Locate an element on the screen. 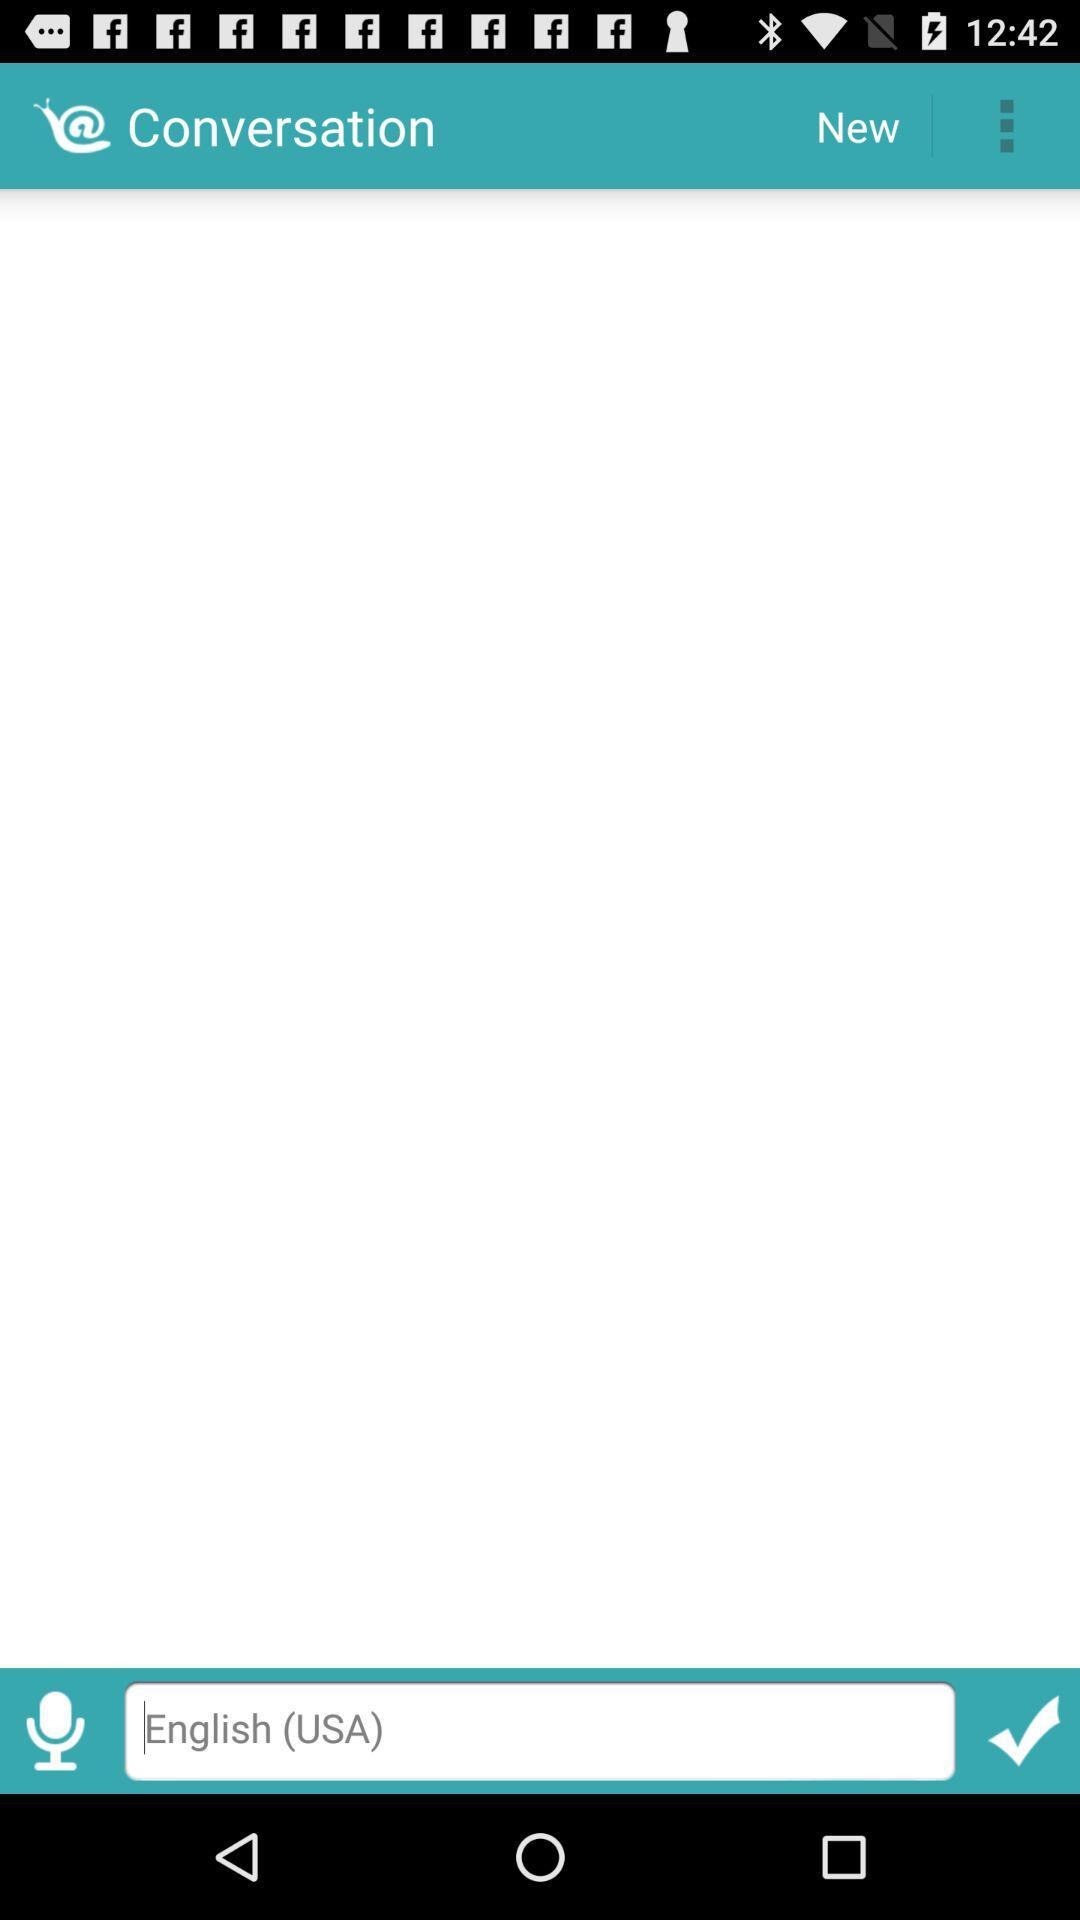 Image resolution: width=1080 pixels, height=1920 pixels. icon to the right of new icon is located at coordinates (1006, 124).